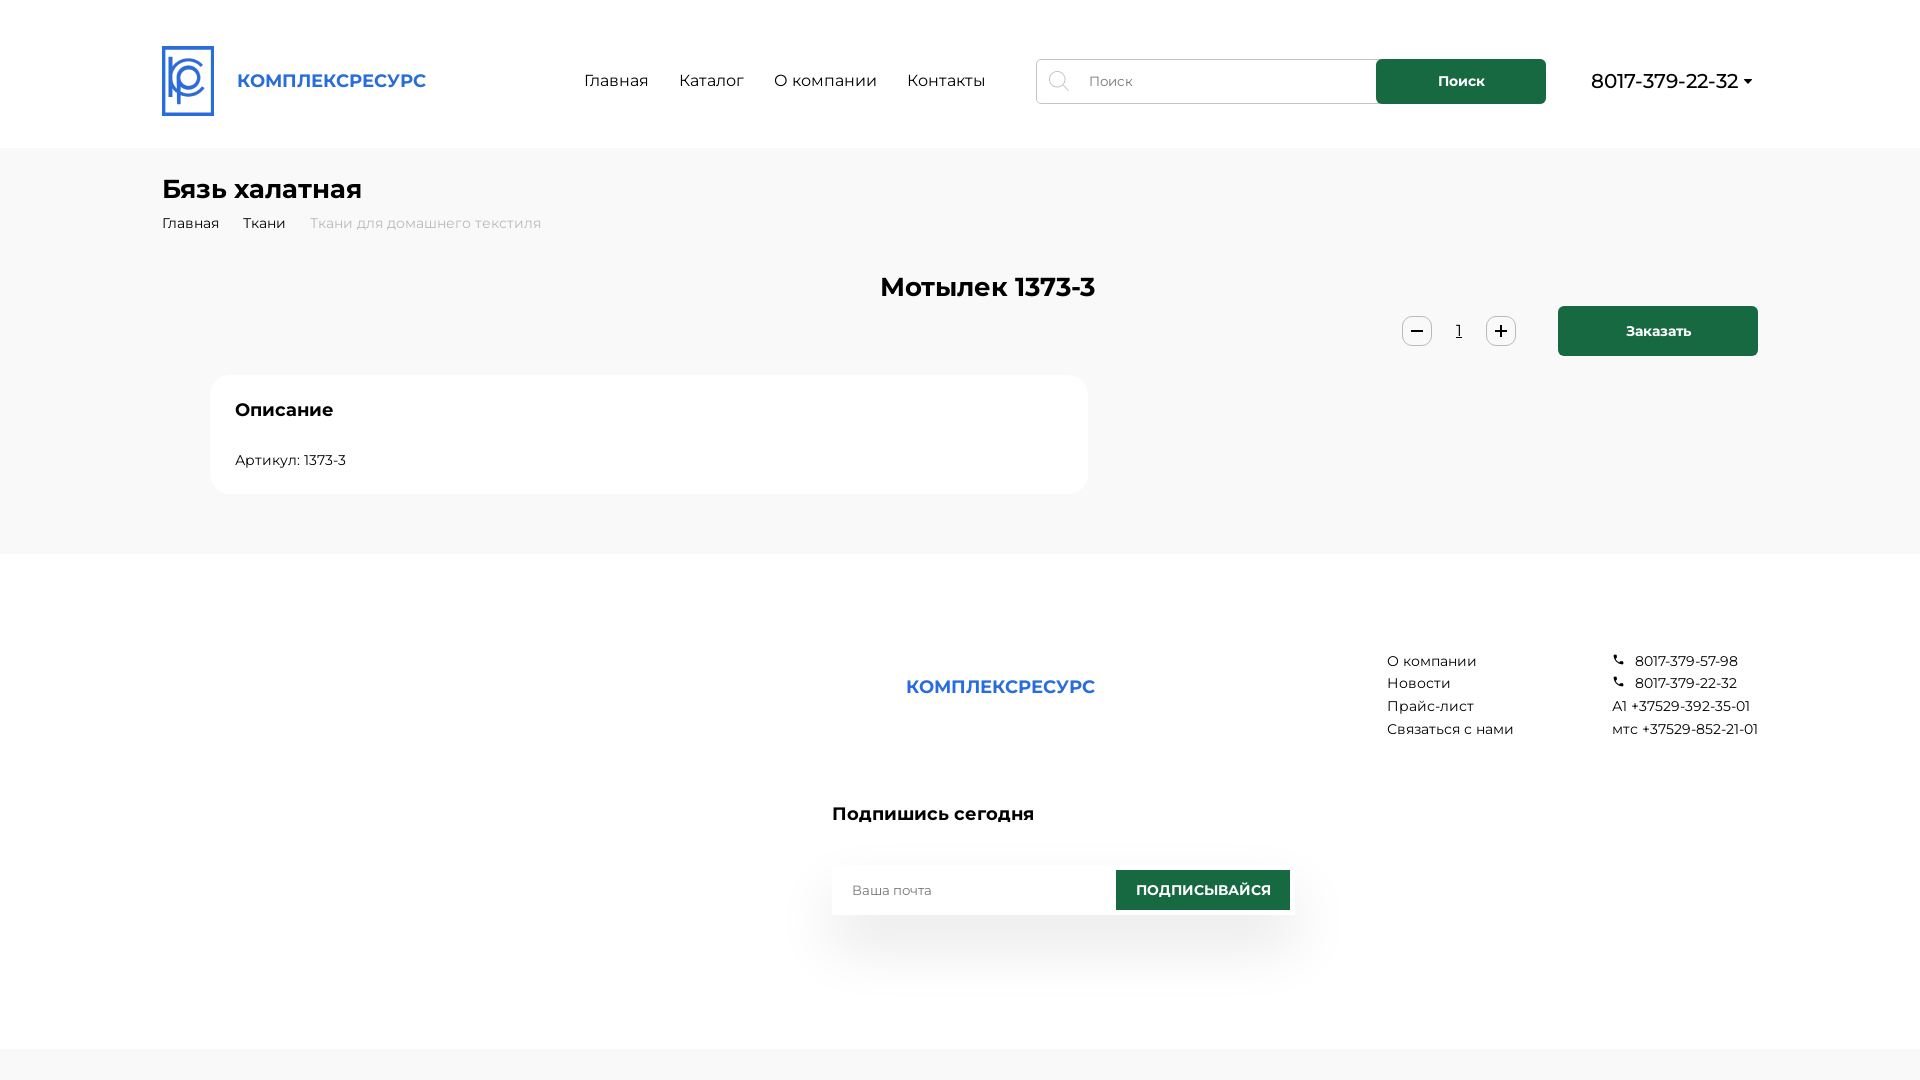 The height and width of the screenshot is (1080, 1920). I want to click on '8017-379-22-32', so click(1664, 79).